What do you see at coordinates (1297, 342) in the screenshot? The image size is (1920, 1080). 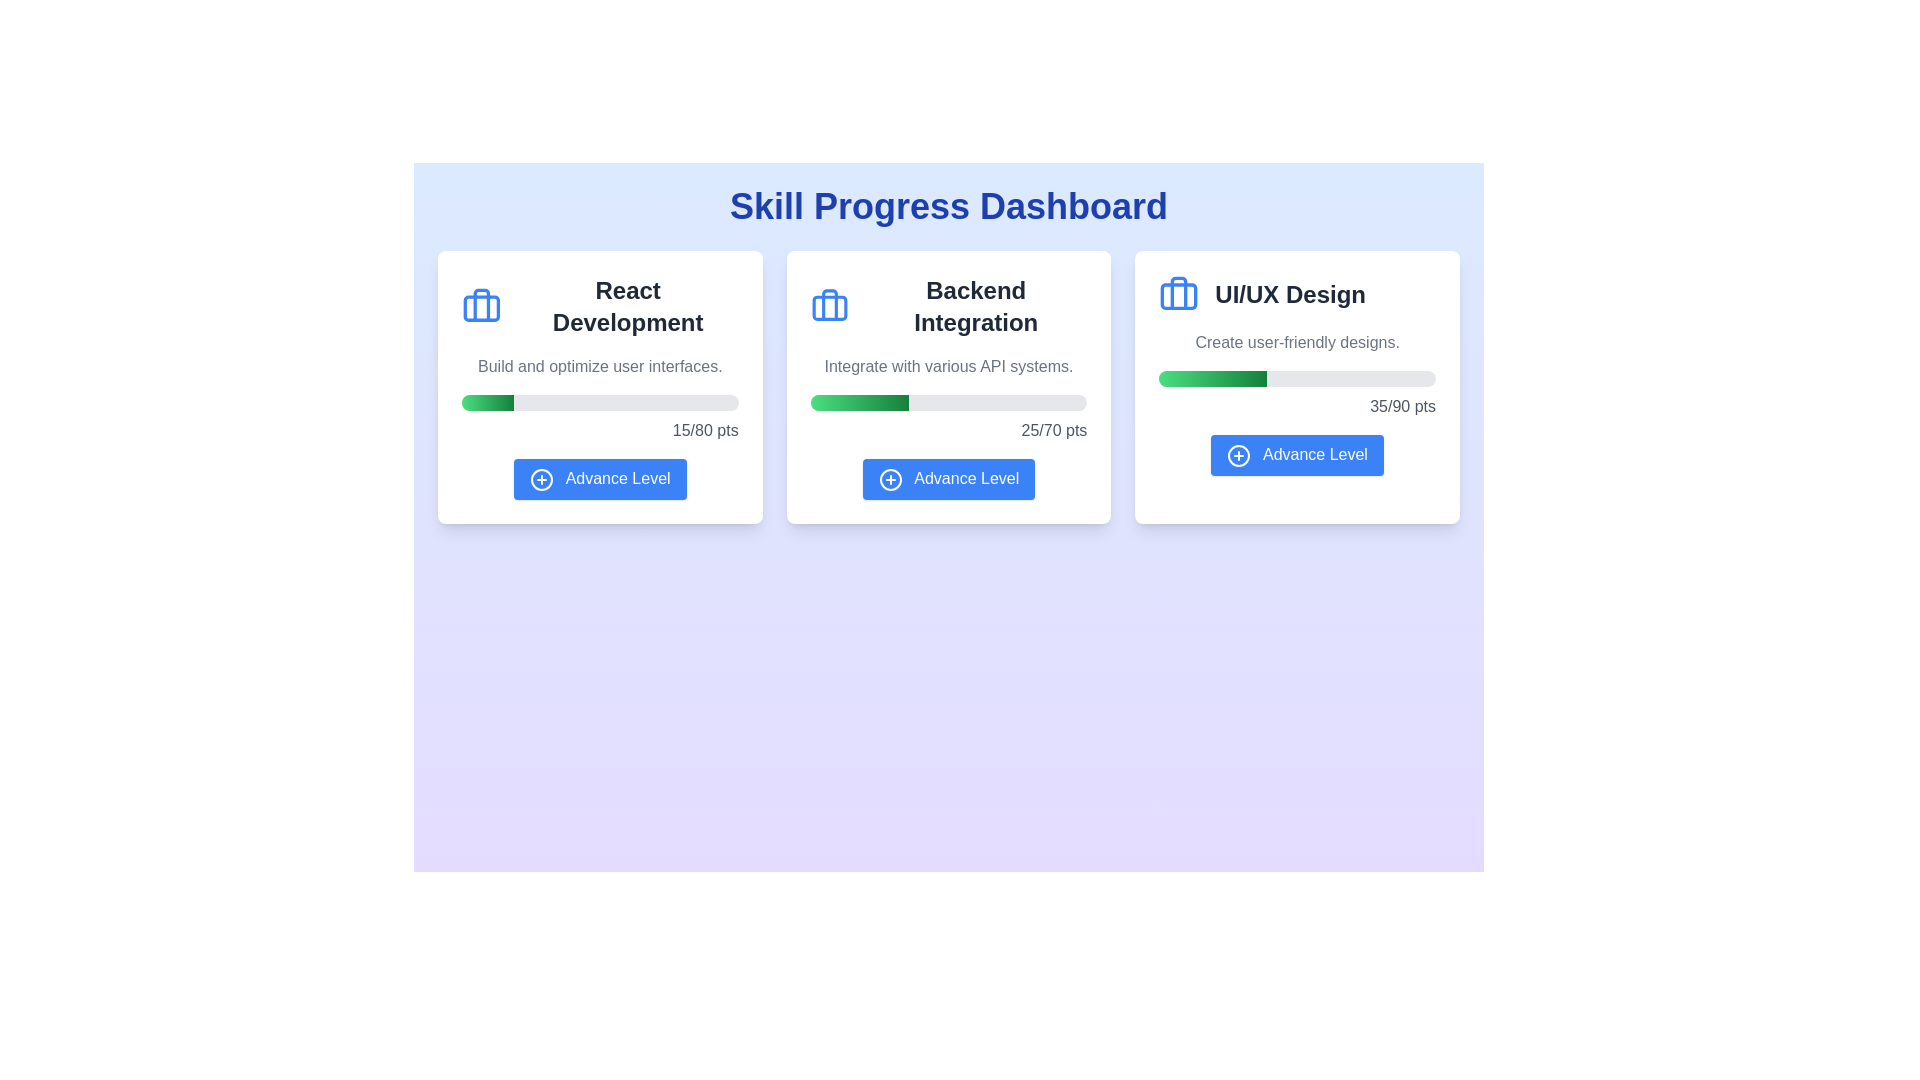 I see `the descriptive text label located on the second line within the 'UI/UX Design' card, positioned near the top of the card` at bounding box center [1297, 342].